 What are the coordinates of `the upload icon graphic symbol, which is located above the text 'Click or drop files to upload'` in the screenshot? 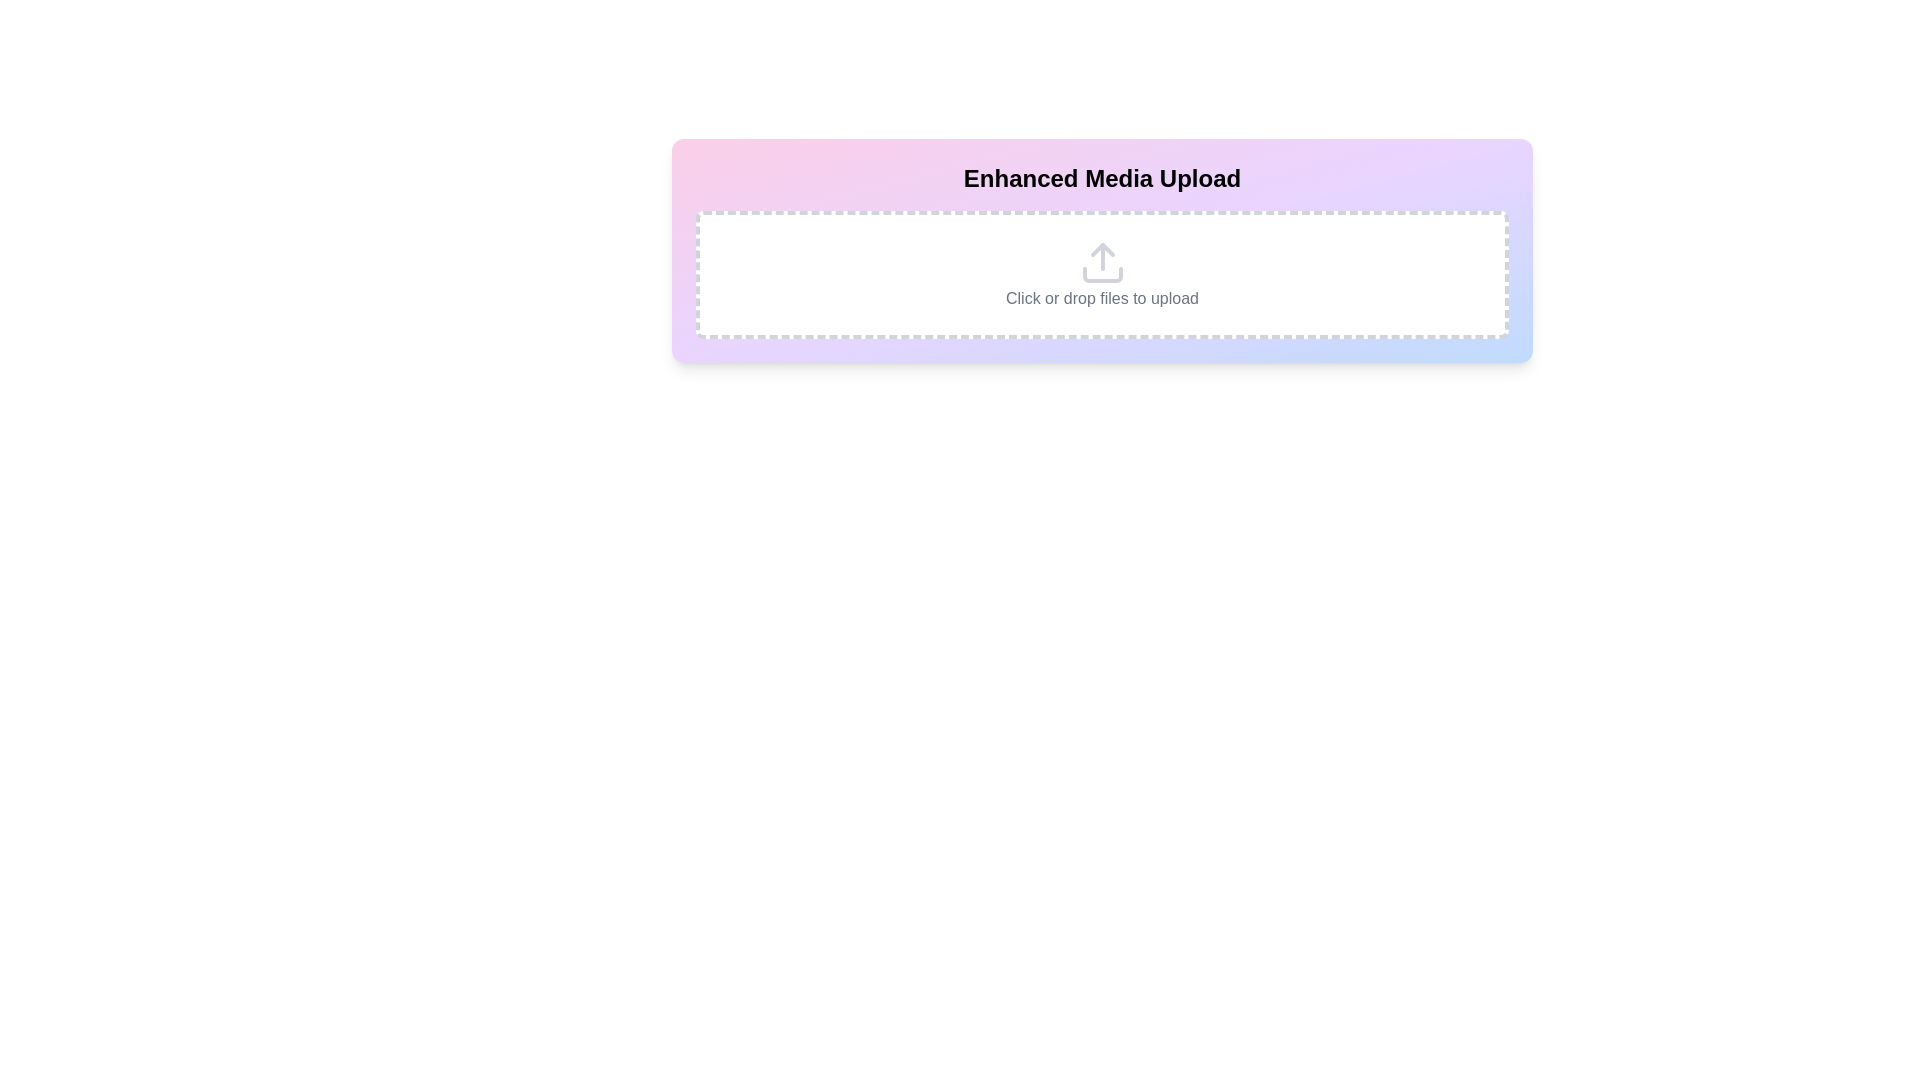 It's located at (1101, 249).